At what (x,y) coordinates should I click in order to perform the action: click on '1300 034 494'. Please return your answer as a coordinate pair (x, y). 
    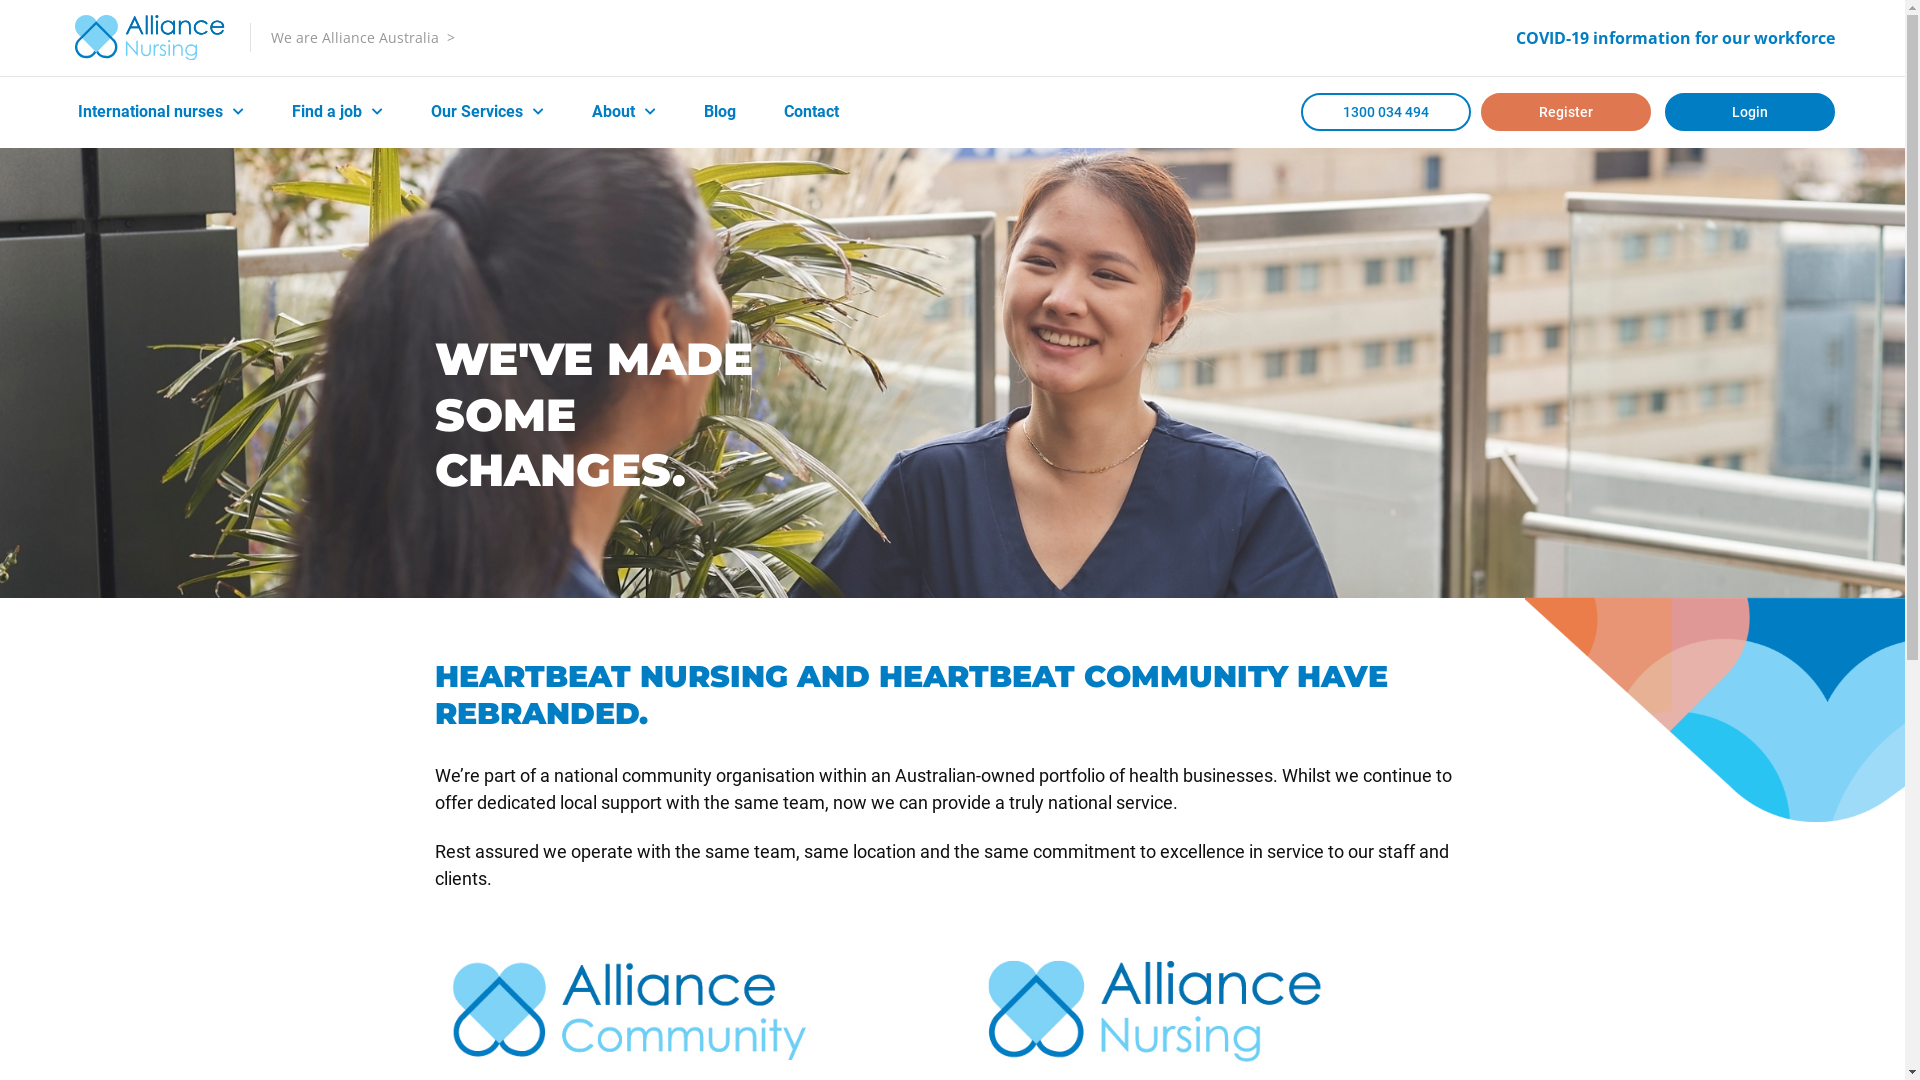
    Looking at the image, I should click on (1300, 111).